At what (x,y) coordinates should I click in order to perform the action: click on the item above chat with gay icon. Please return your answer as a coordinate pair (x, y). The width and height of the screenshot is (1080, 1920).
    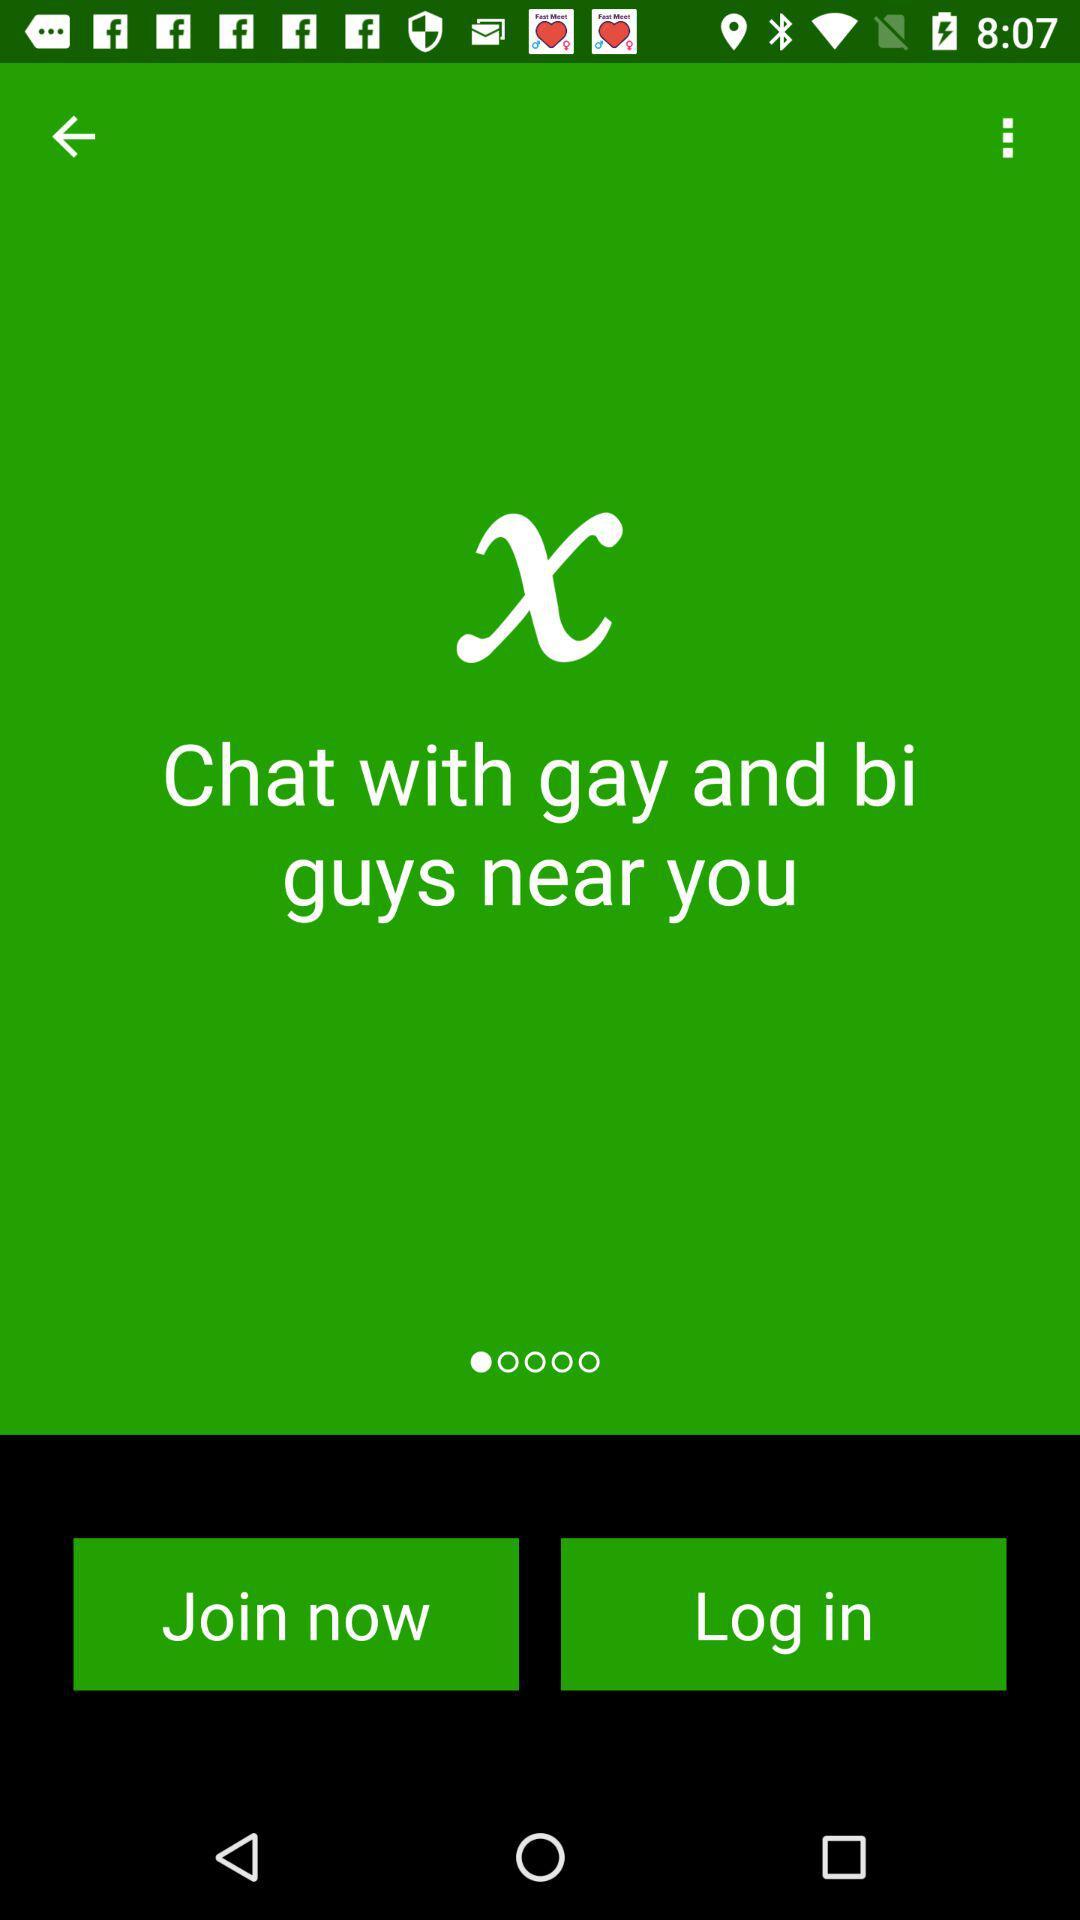
    Looking at the image, I should click on (1006, 135).